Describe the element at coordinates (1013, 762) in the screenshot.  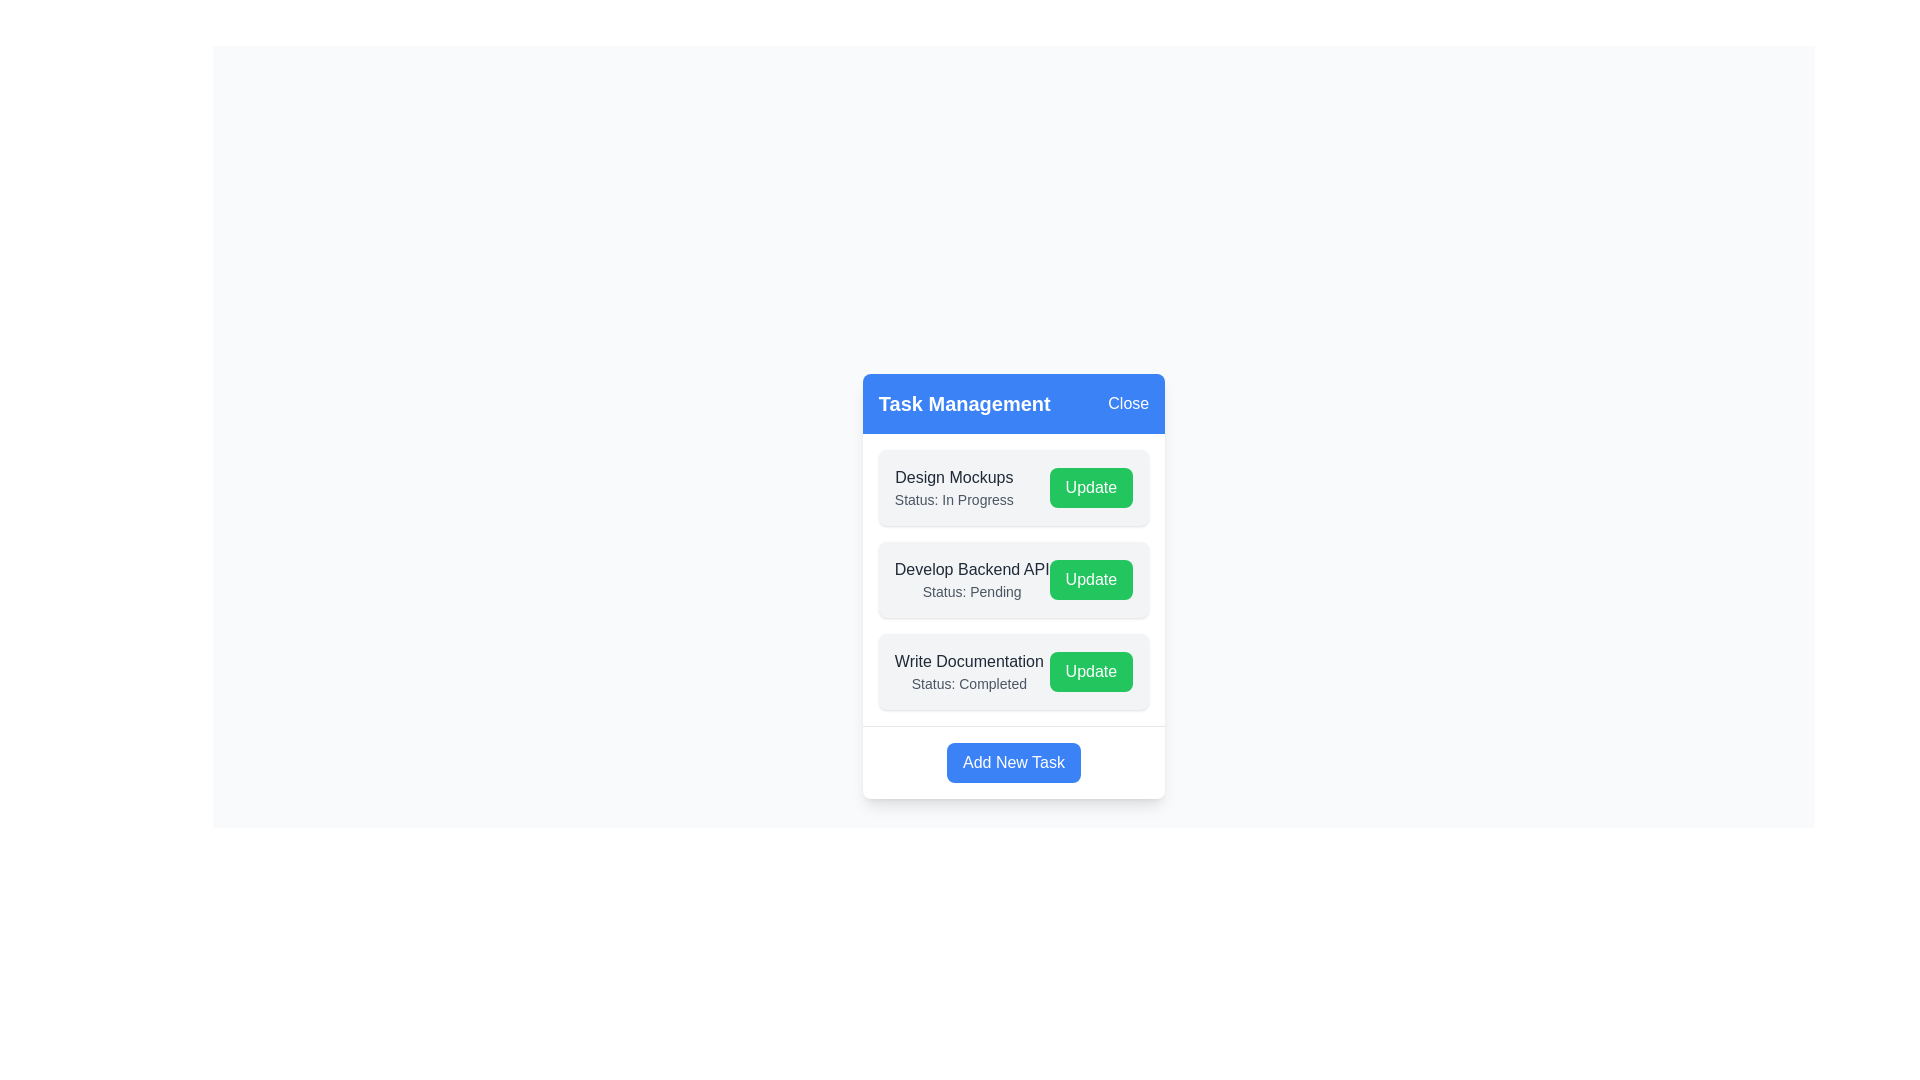
I see `the 'Add New Task' button to add a new task` at that location.